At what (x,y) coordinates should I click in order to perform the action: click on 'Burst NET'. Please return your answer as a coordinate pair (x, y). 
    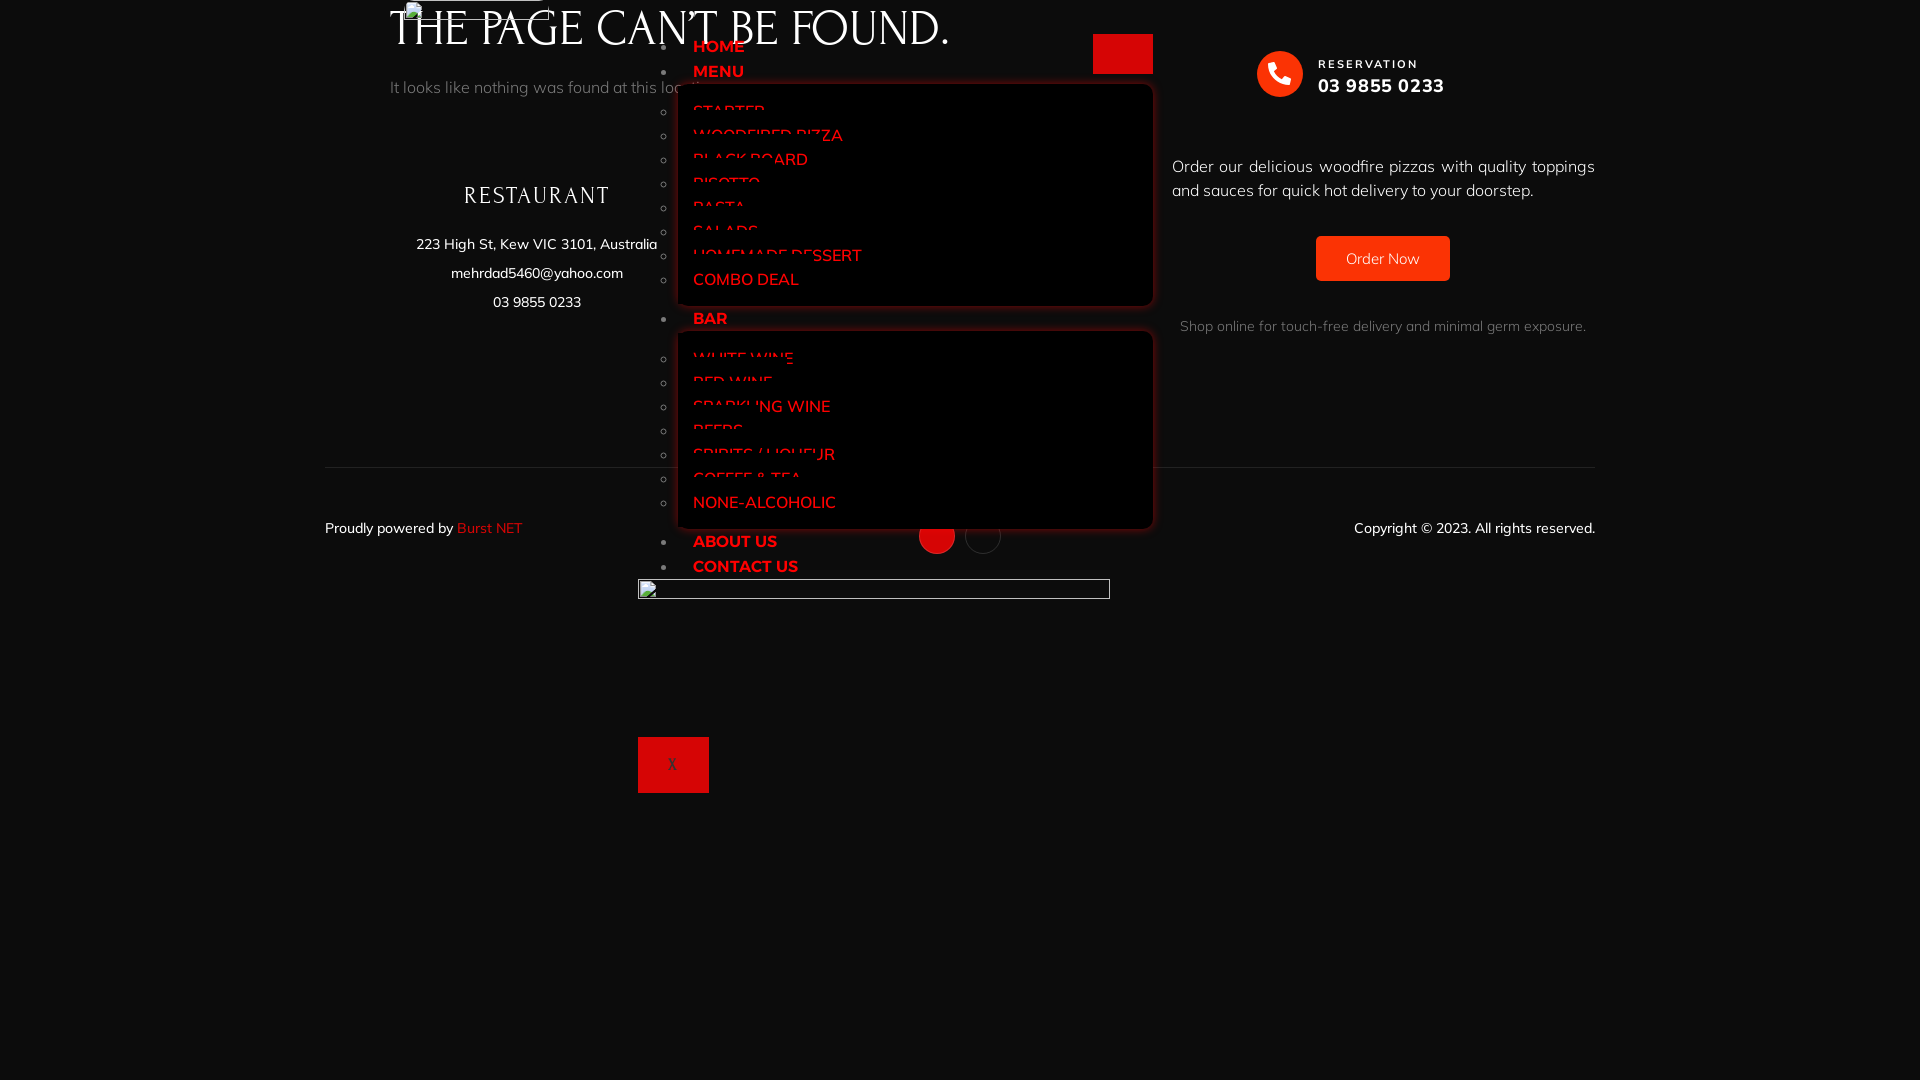
    Looking at the image, I should click on (489, 527).